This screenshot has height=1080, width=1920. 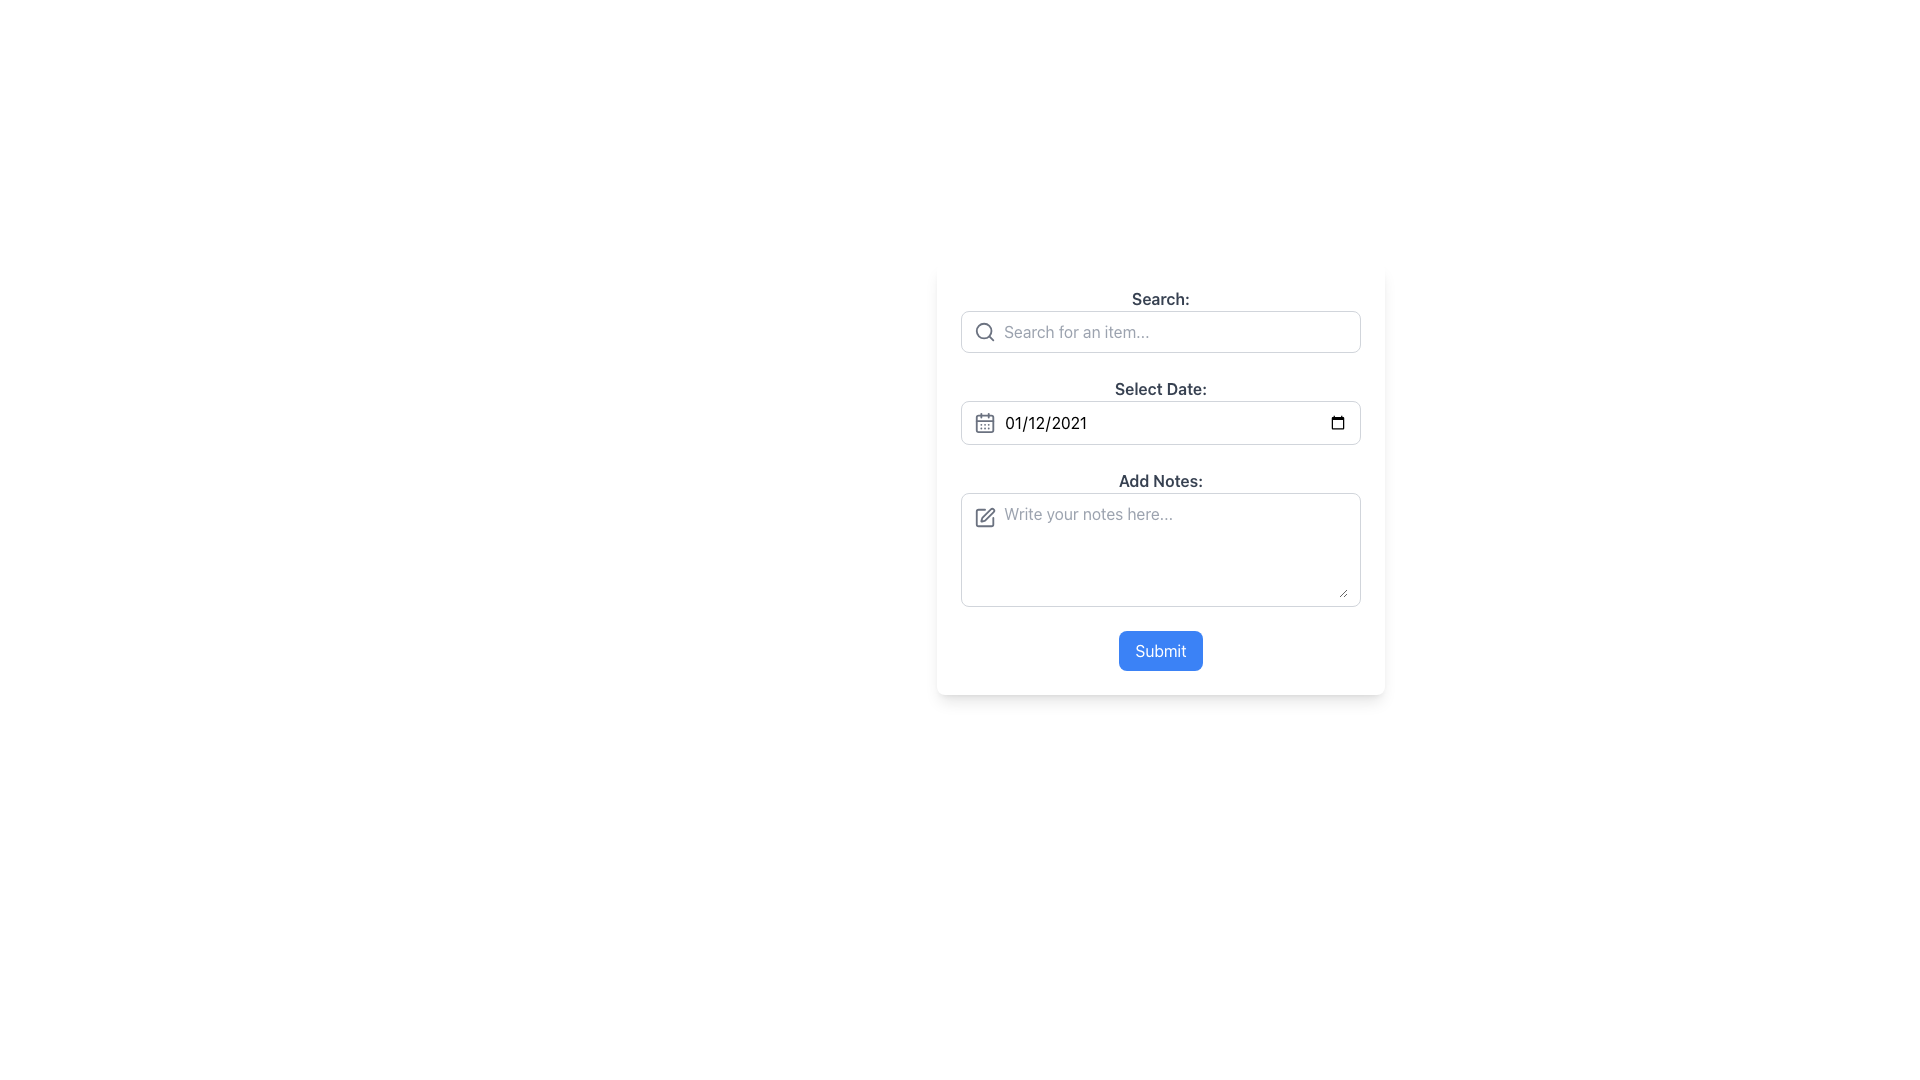 I want to click on the blue 'Submit' button with rounded corners located at the bottom of the form, so click(x=1161, y=651).